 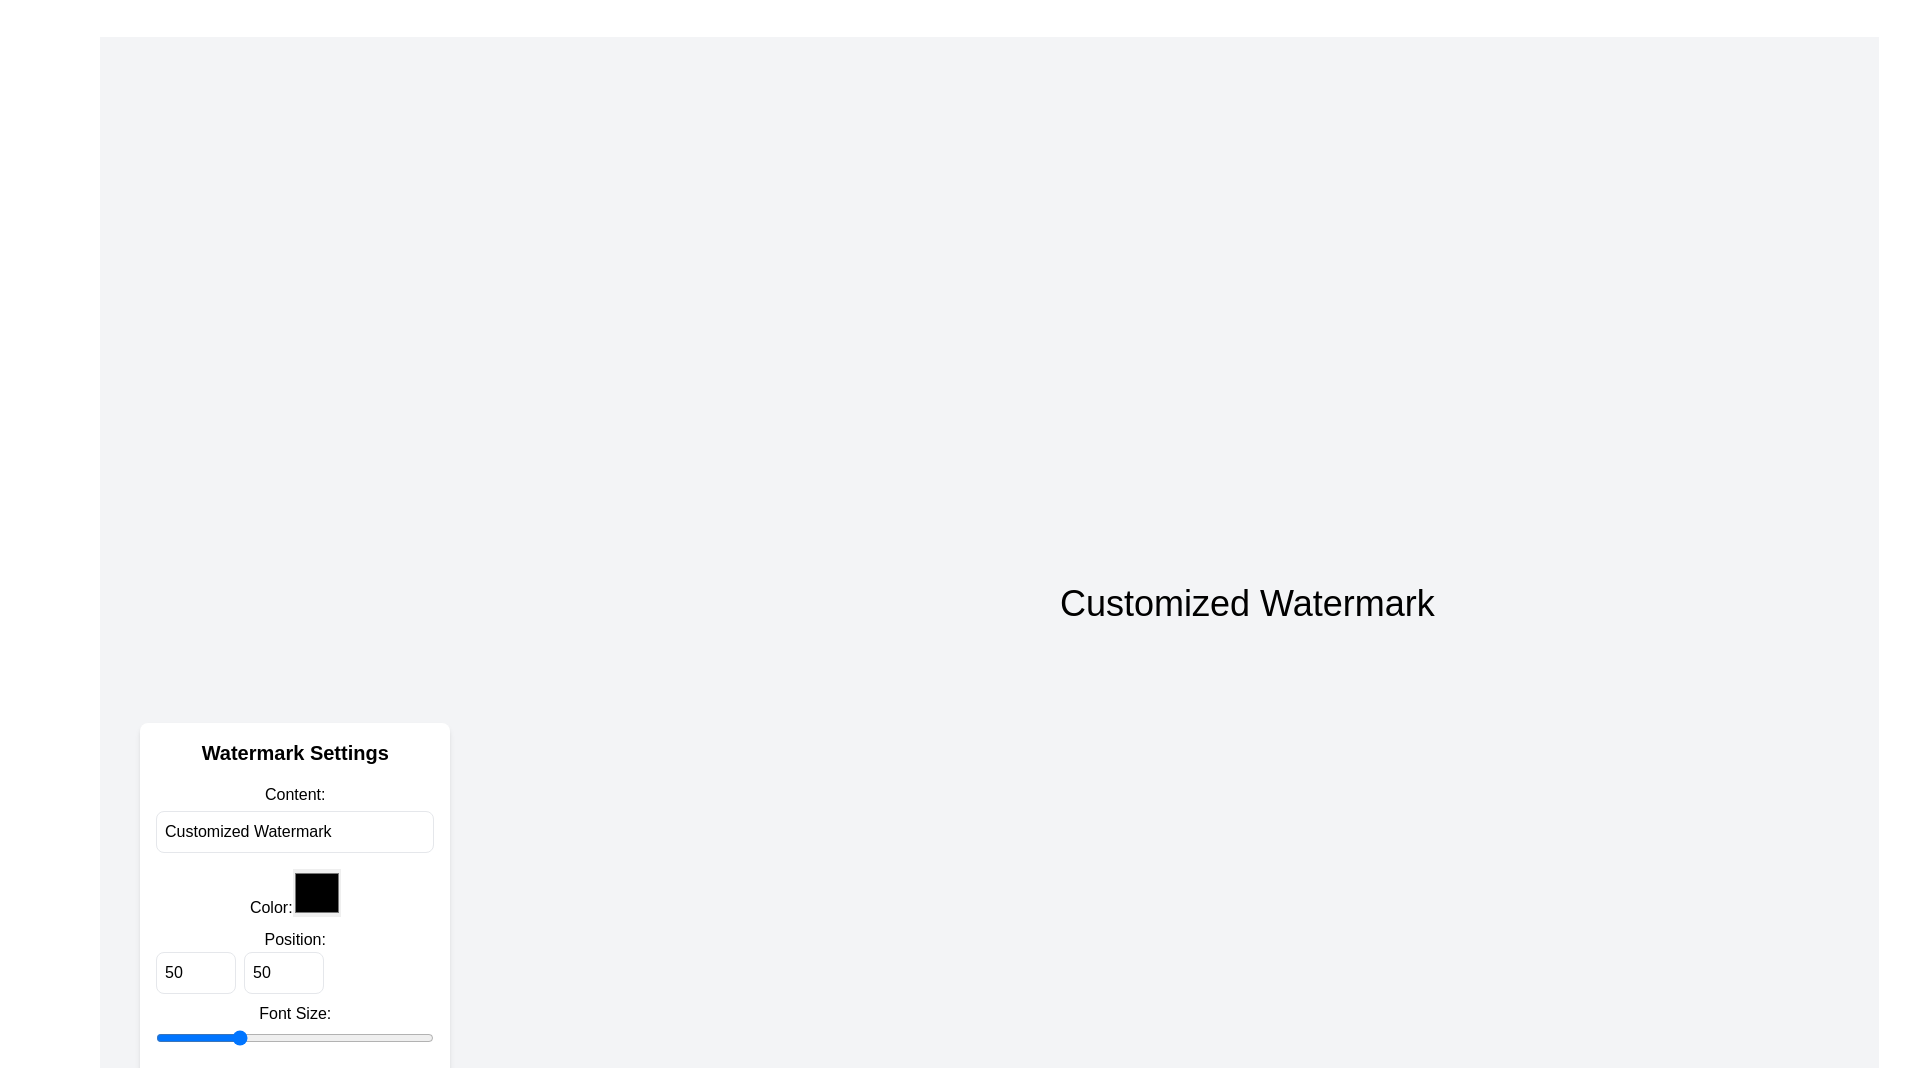 I want to click on the text input box with rounded corners and a thin border, which contains the placeholder 'Customized Watermark', located beneath the label 'Content:' in the 'Watermark Settings' panel, so click(x=294, y=832).